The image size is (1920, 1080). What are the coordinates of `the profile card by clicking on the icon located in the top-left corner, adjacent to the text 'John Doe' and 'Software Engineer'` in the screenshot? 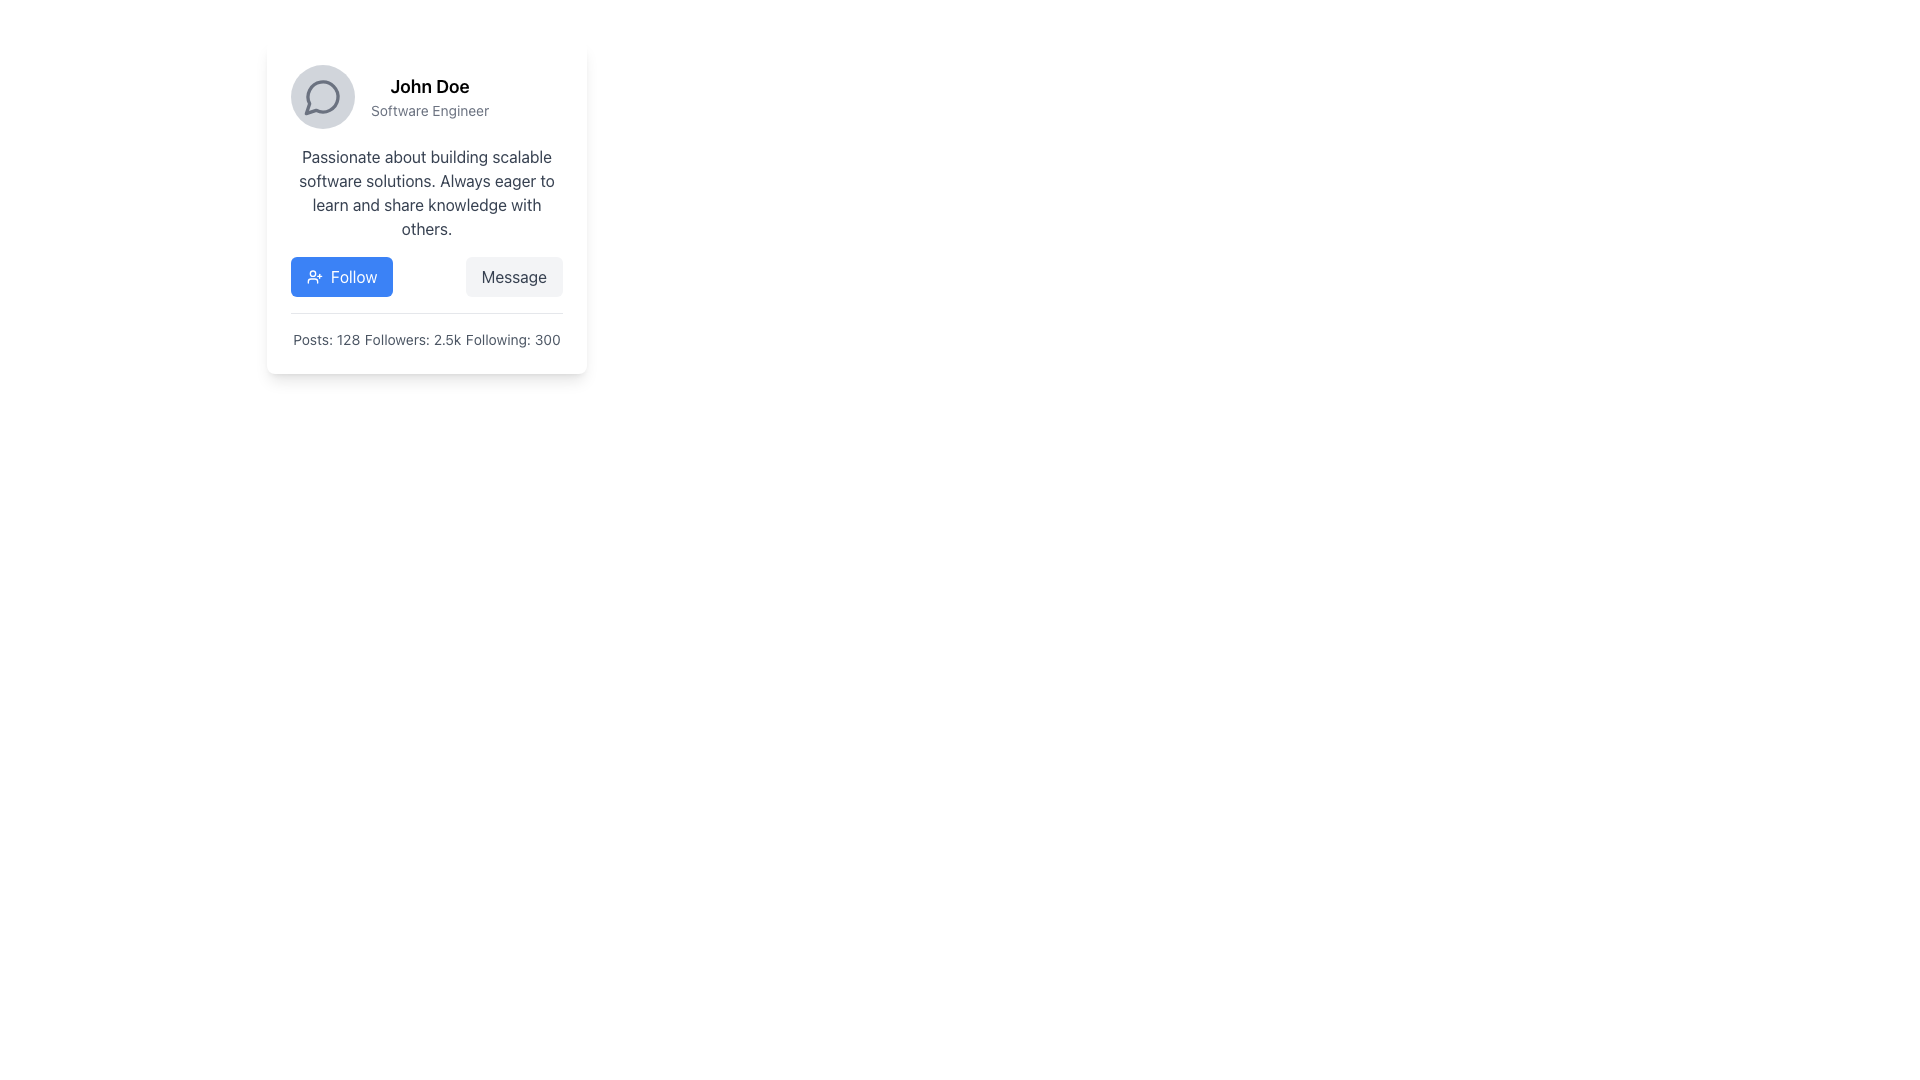 It's located at (322, 96).